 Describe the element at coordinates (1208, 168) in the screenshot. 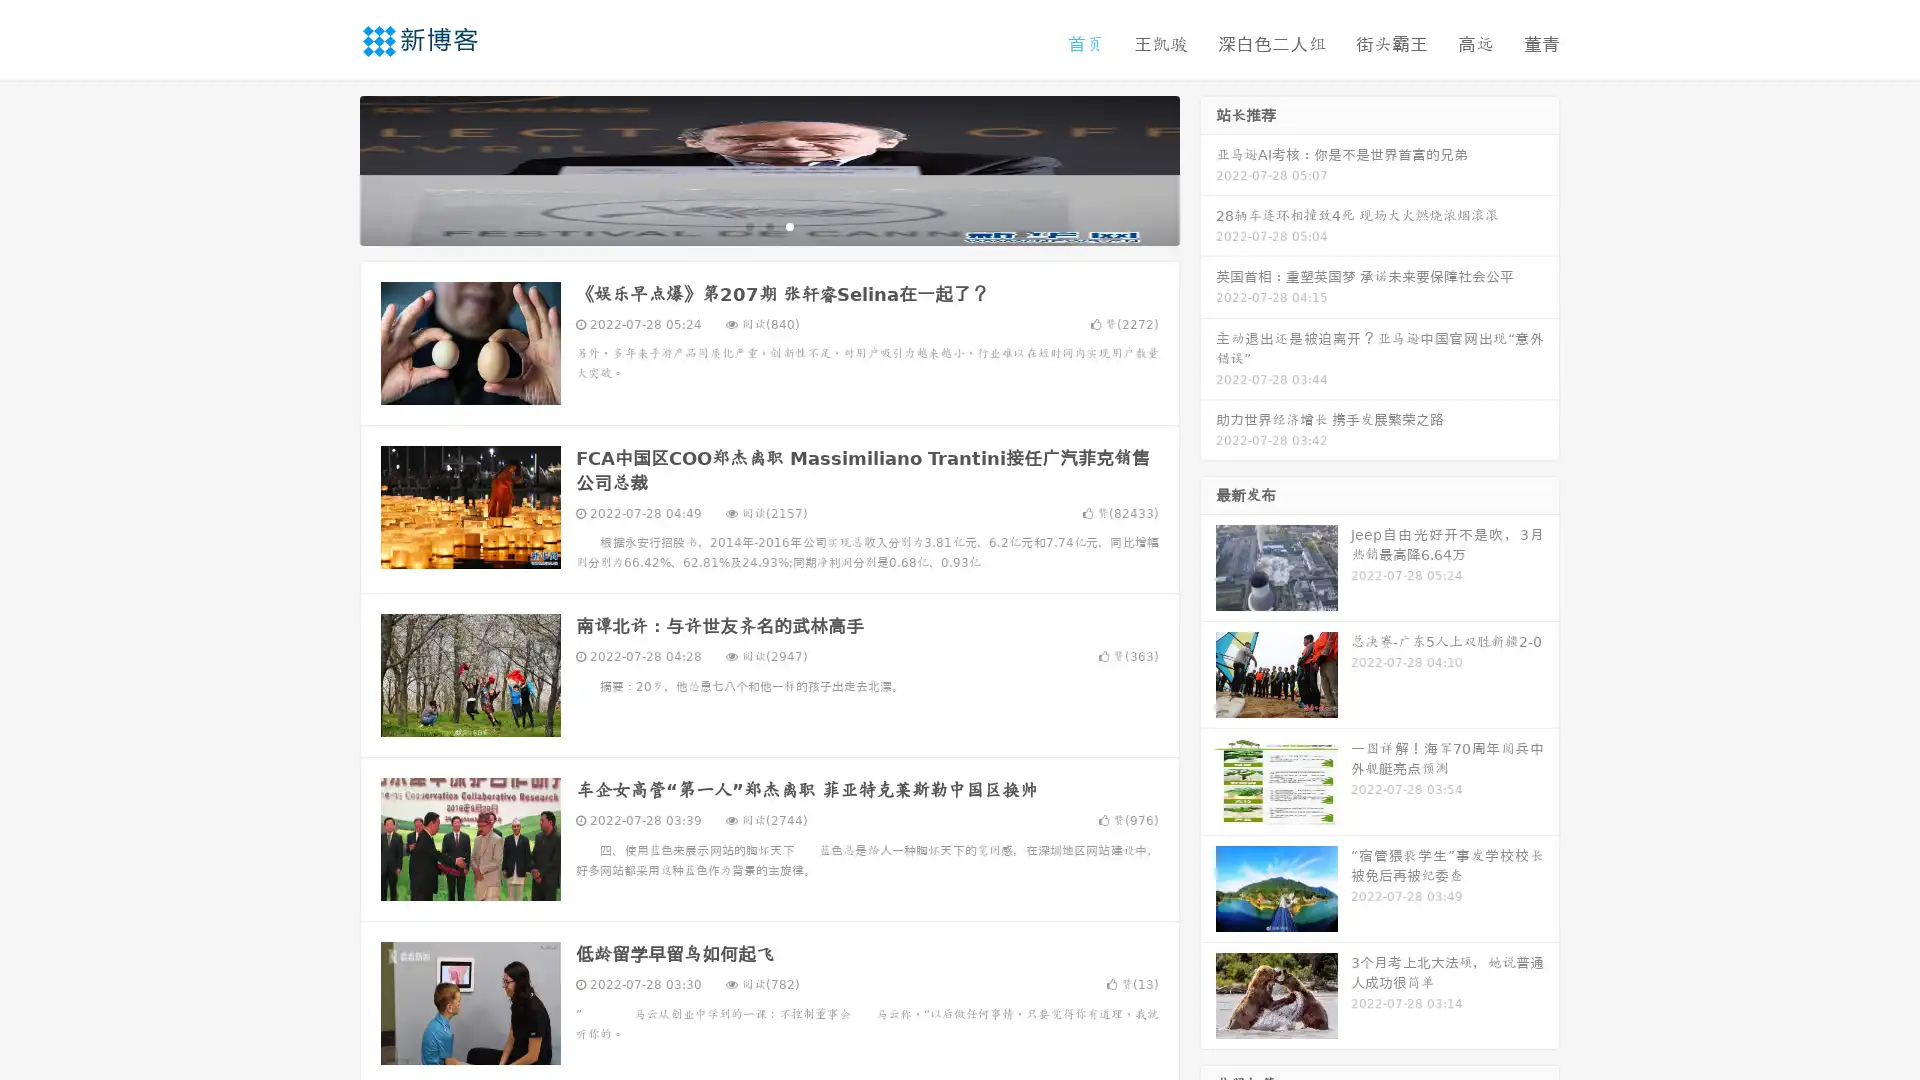

I see `Next slide` at that location.